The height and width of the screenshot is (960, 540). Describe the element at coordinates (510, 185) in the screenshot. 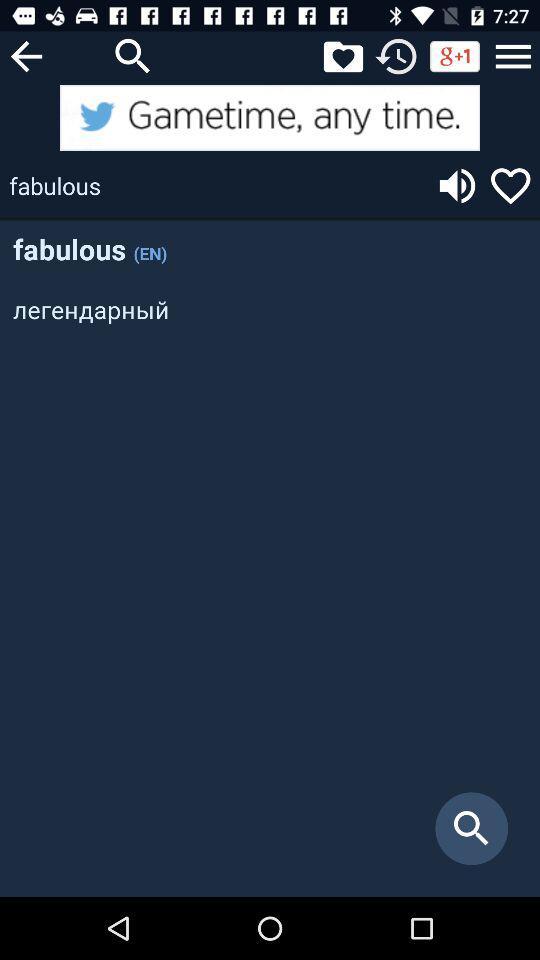

I see `to favorites` at that location.